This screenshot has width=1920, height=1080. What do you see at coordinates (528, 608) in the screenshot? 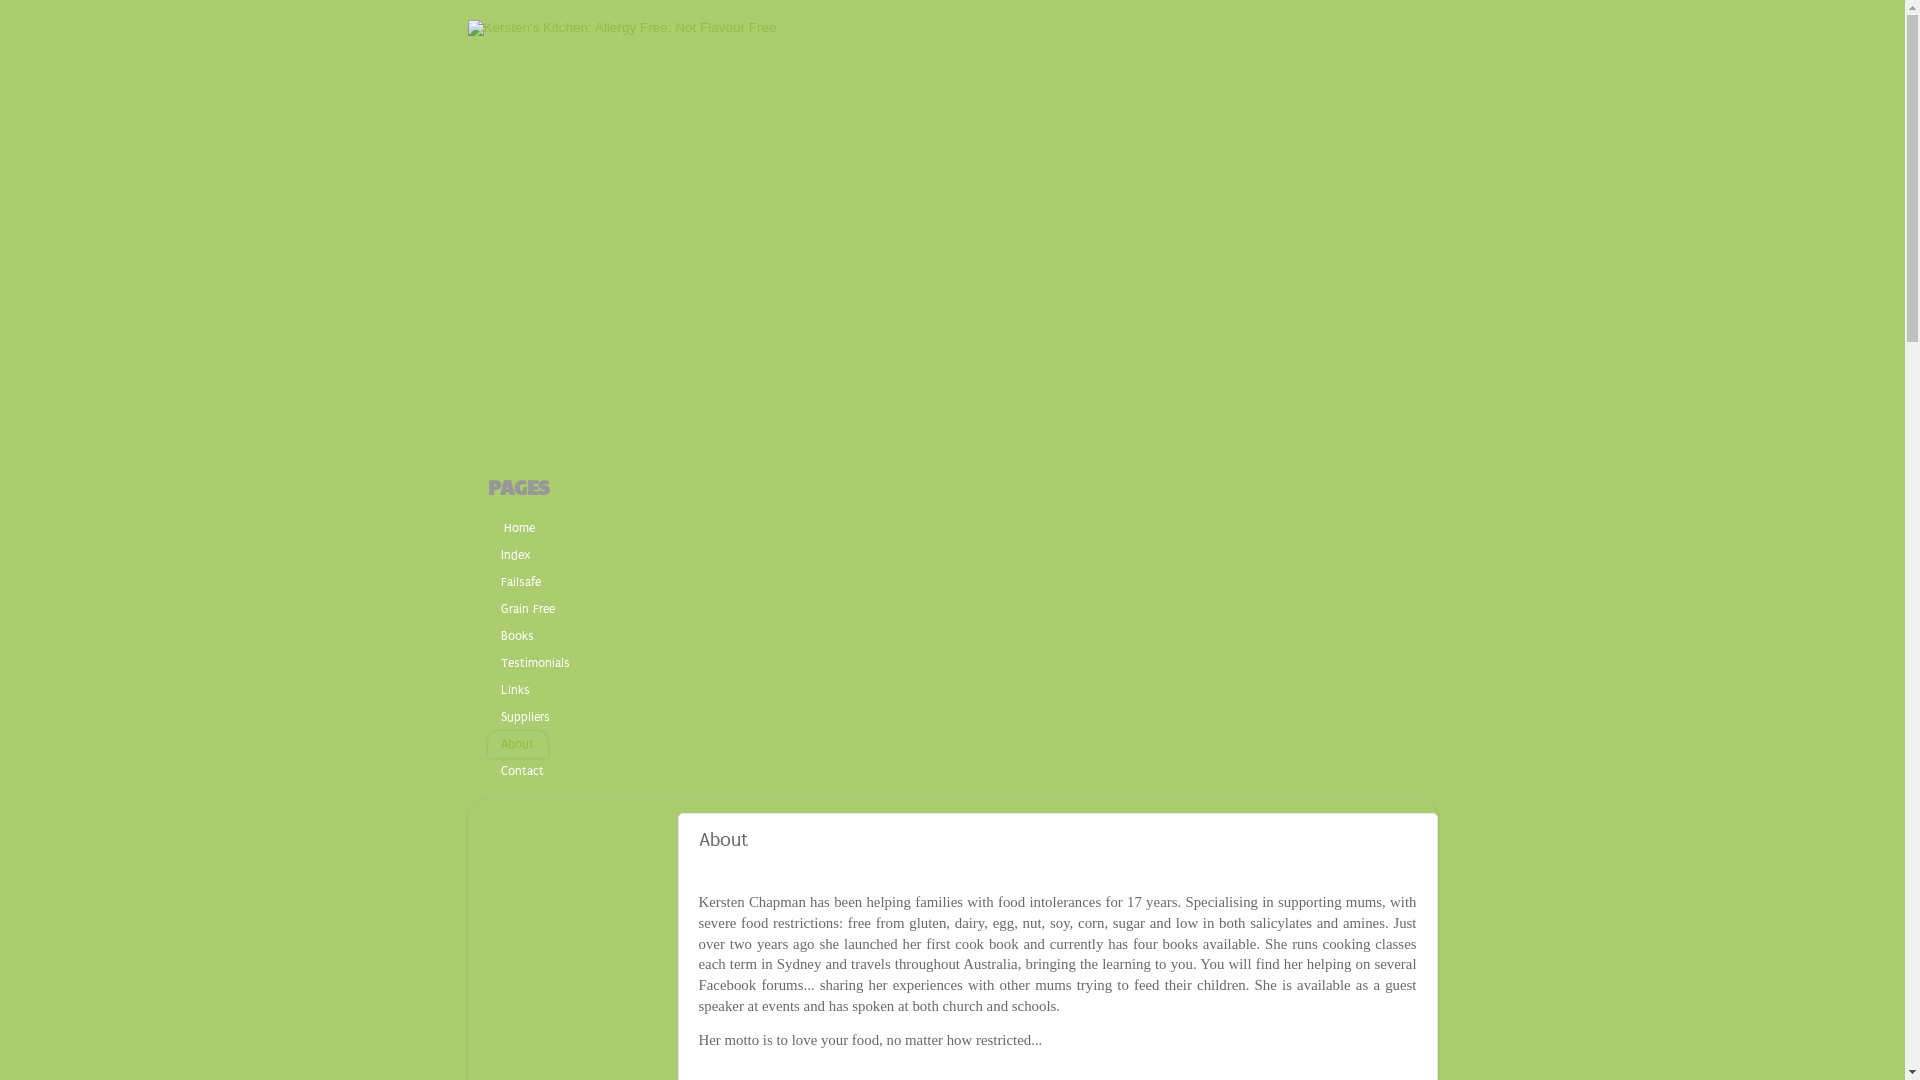
I see `'Grain Free'` at bounding box center [528, 608].